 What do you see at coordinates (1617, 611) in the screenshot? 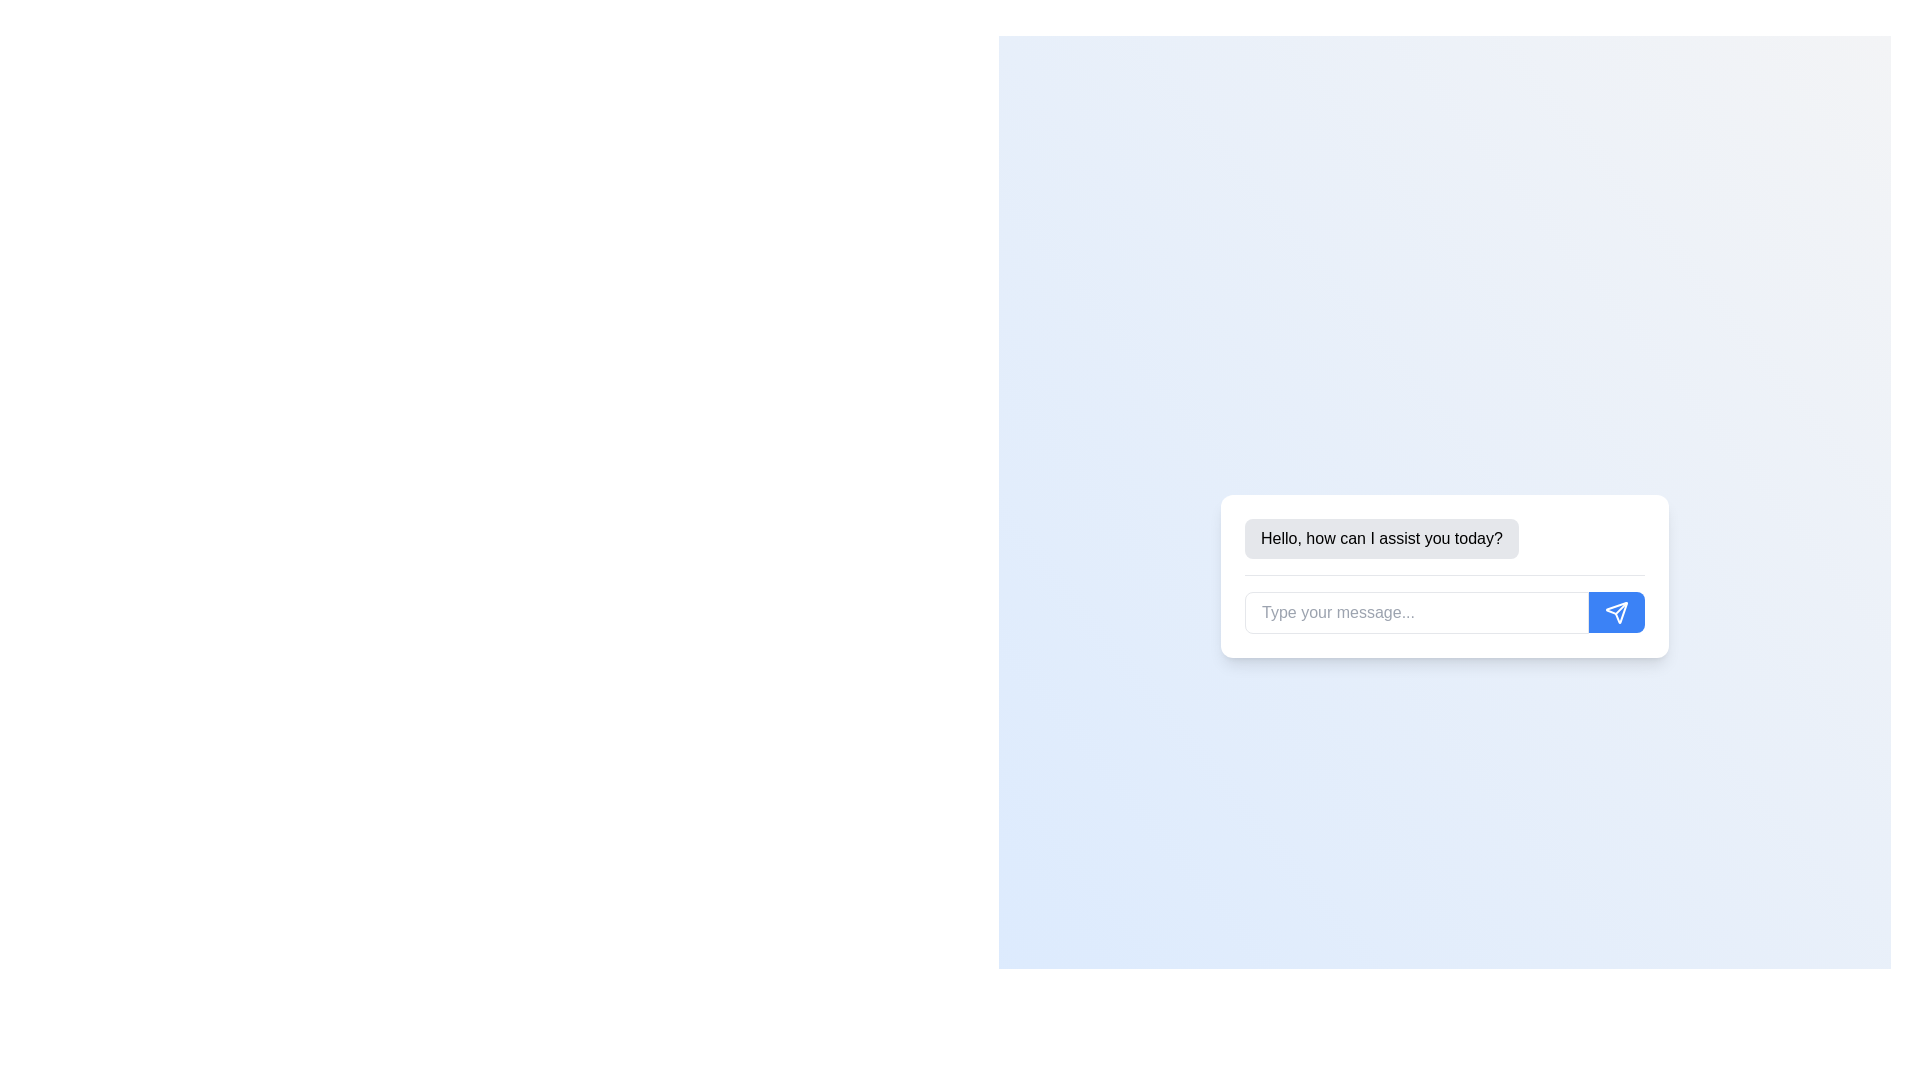
I see `the paper airplane icon, which is part of a blue rounded rectangular button located in the lower-right section of the chat input box` at bounding box center [1617, 611].